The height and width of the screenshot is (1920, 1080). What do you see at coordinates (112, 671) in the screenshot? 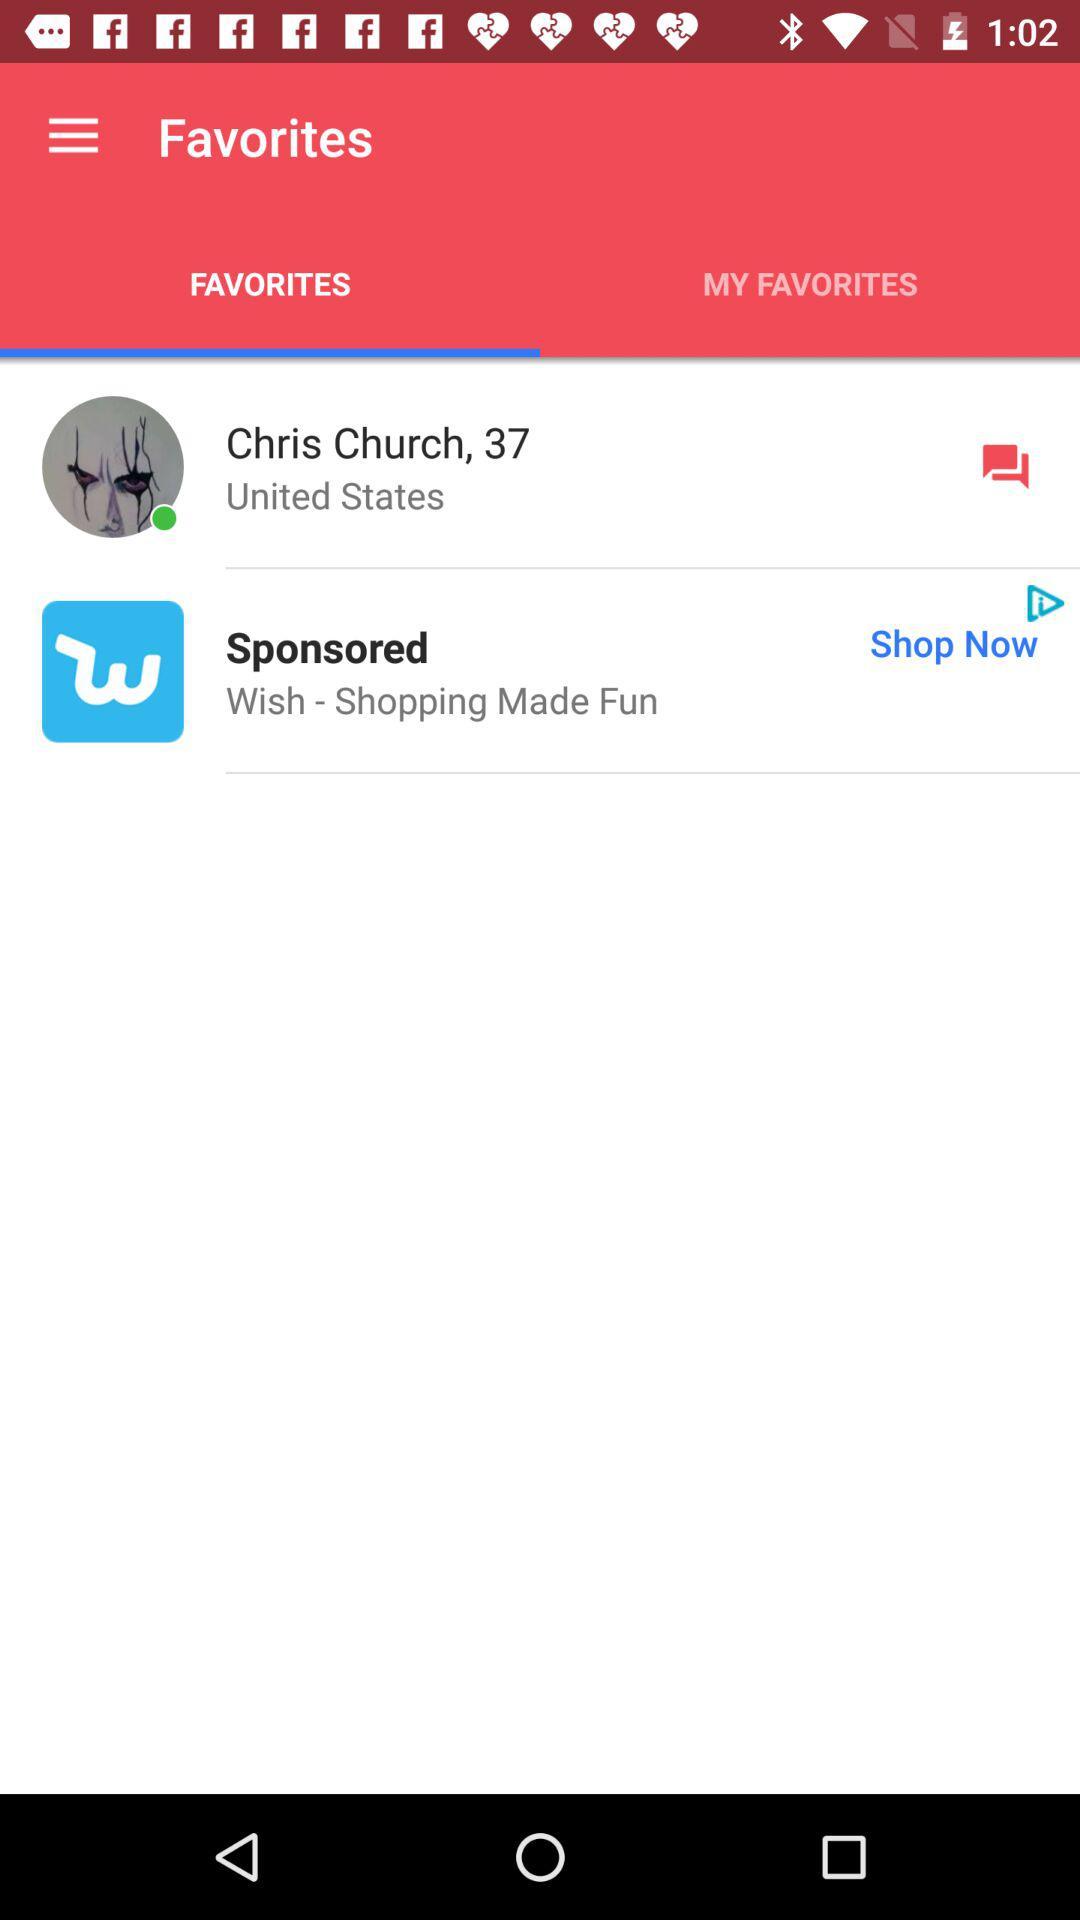
I see `the icon to the left of sponsored icon` at bounding box center [112, 671].